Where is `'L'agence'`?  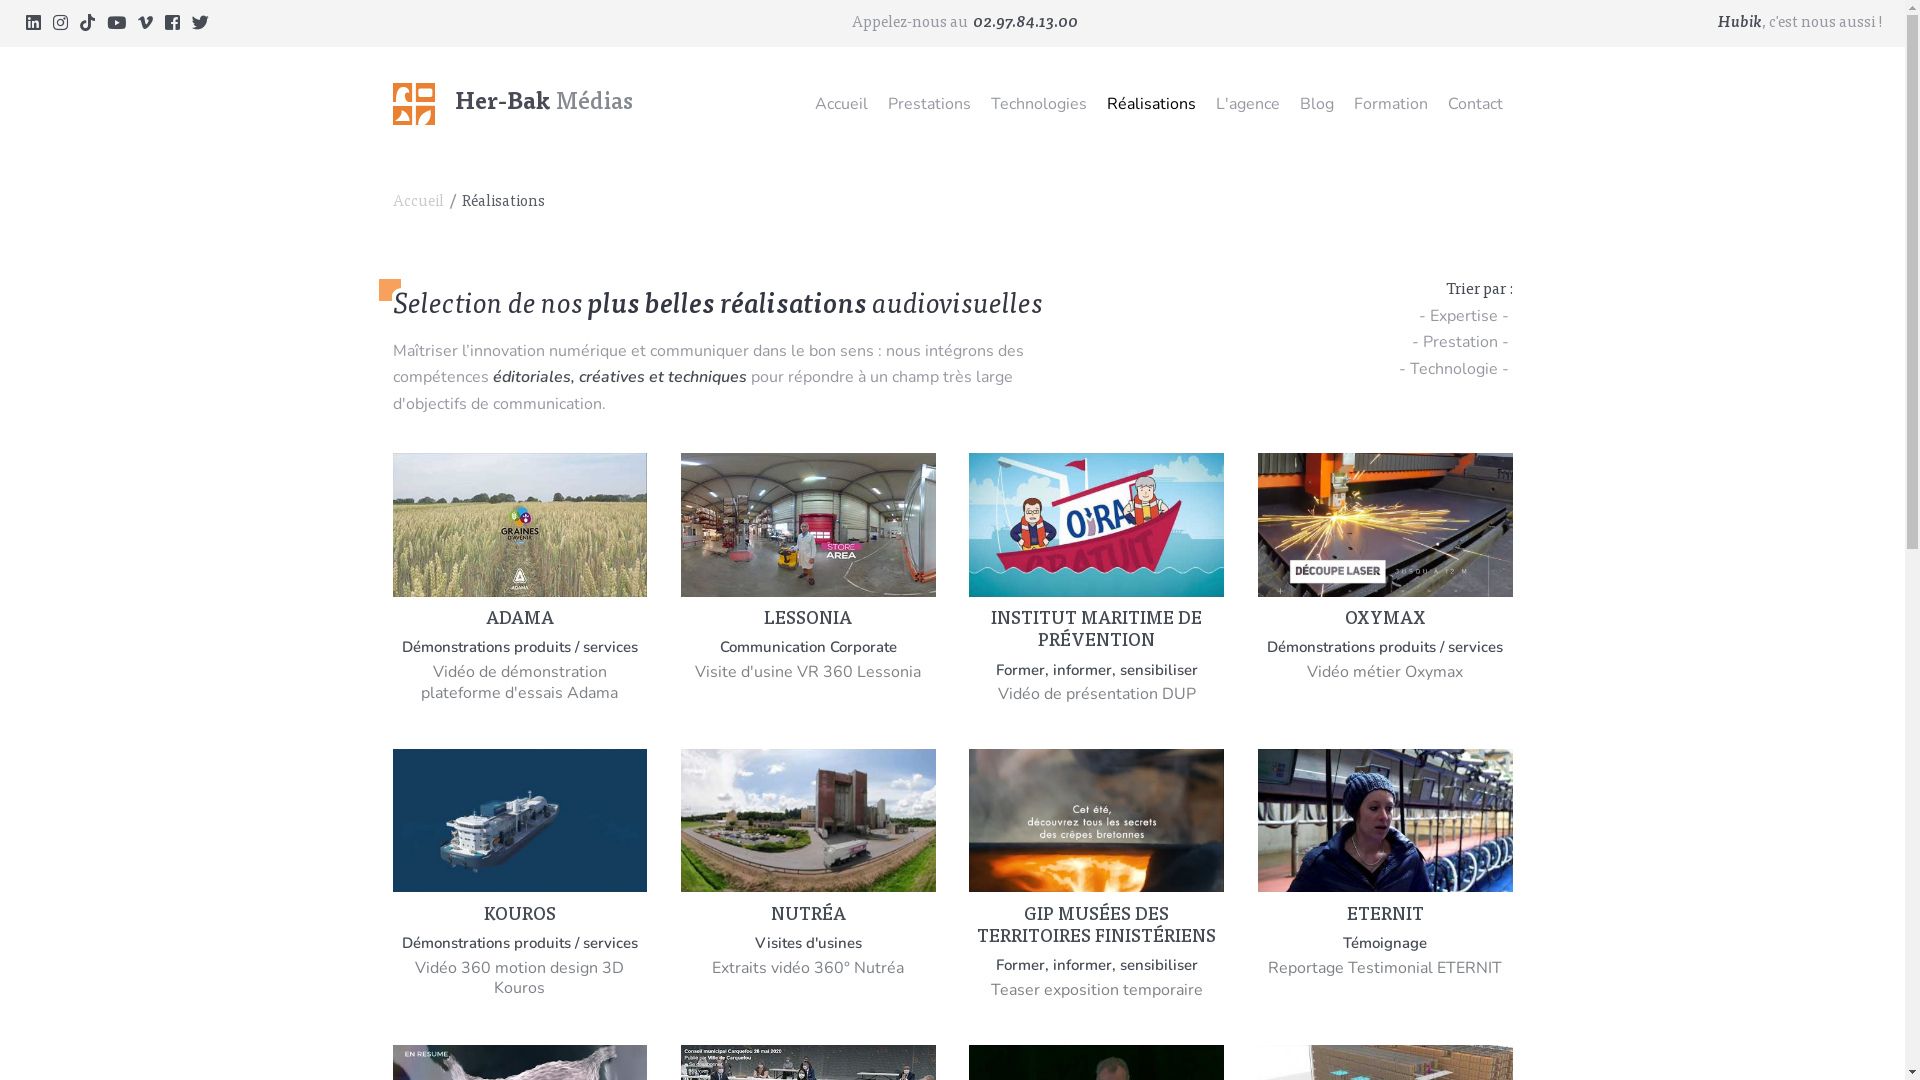
'L'agence' is located at coordinates (1204, 104).